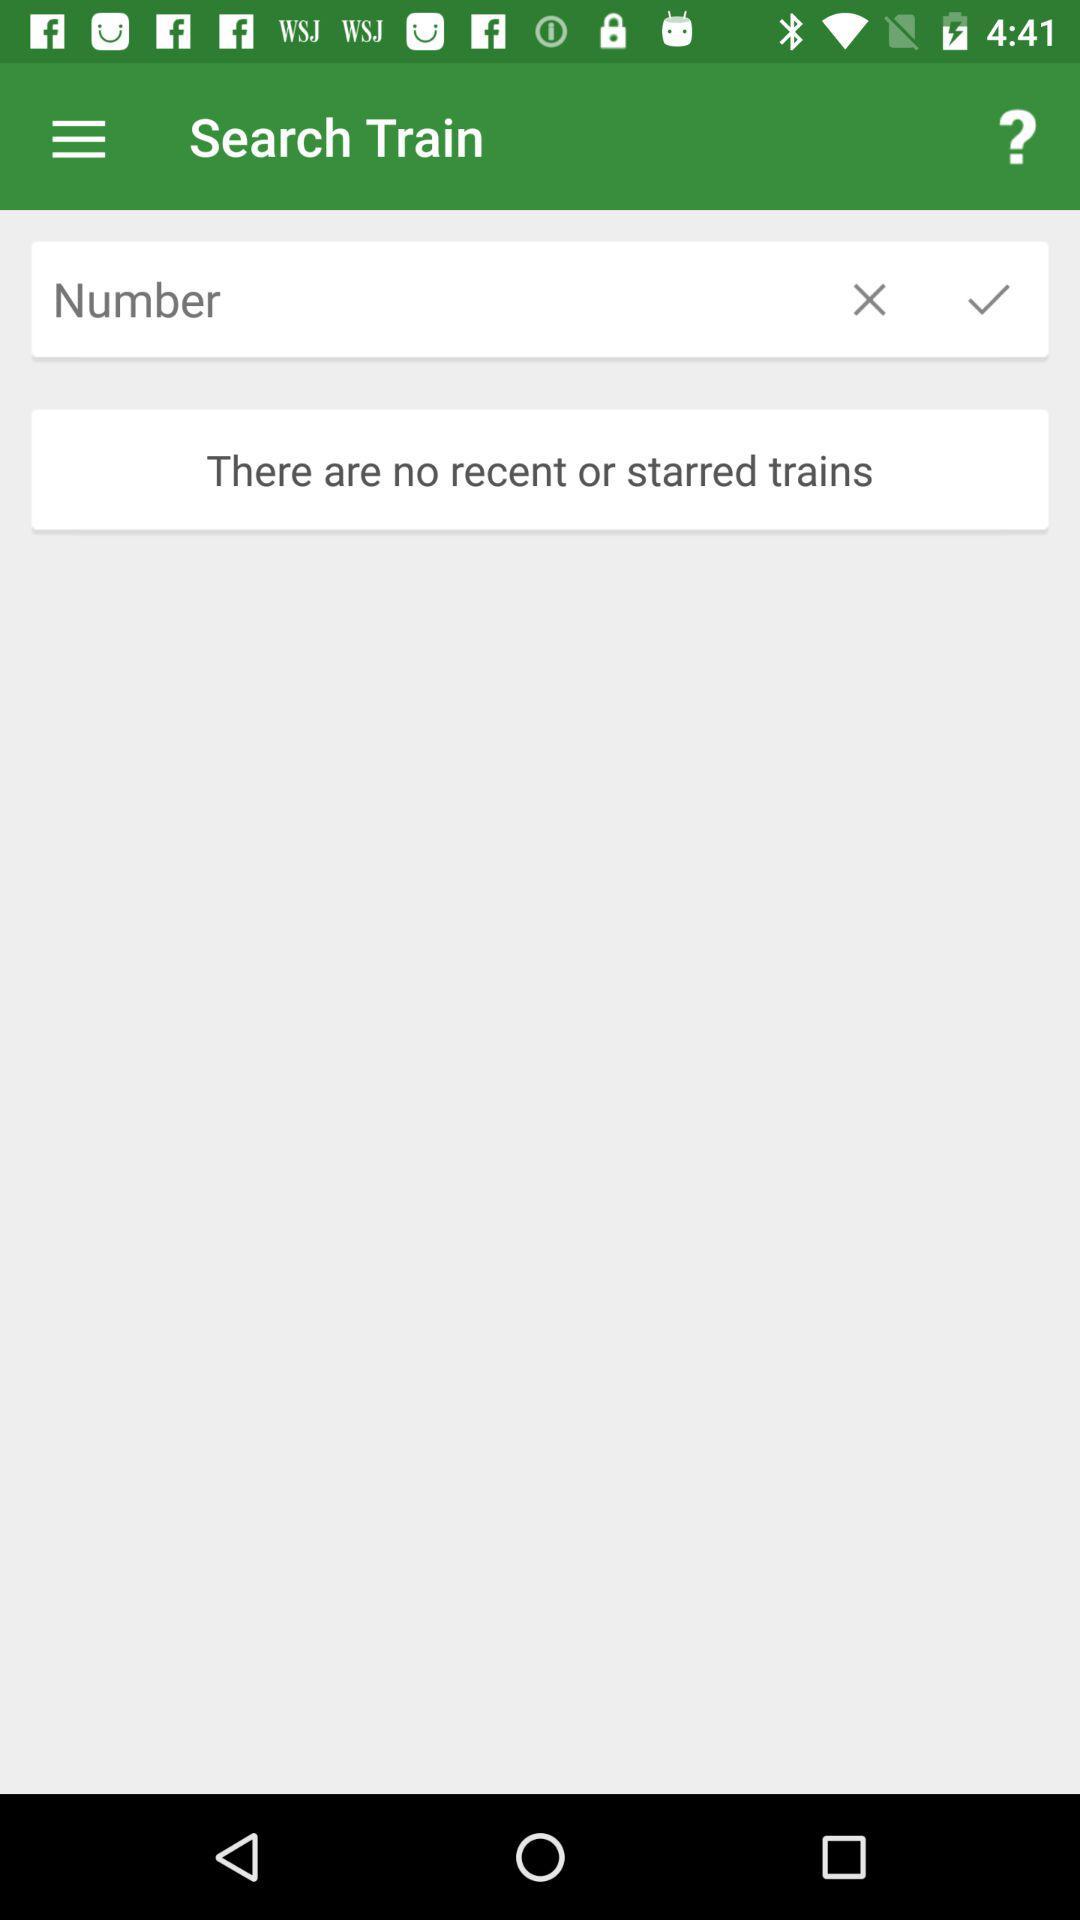 The width and height of the screenshot is (1080, 1920). Describe the element at coordinates (987, 298) in the screenshot. I see `the check icon` at that location.